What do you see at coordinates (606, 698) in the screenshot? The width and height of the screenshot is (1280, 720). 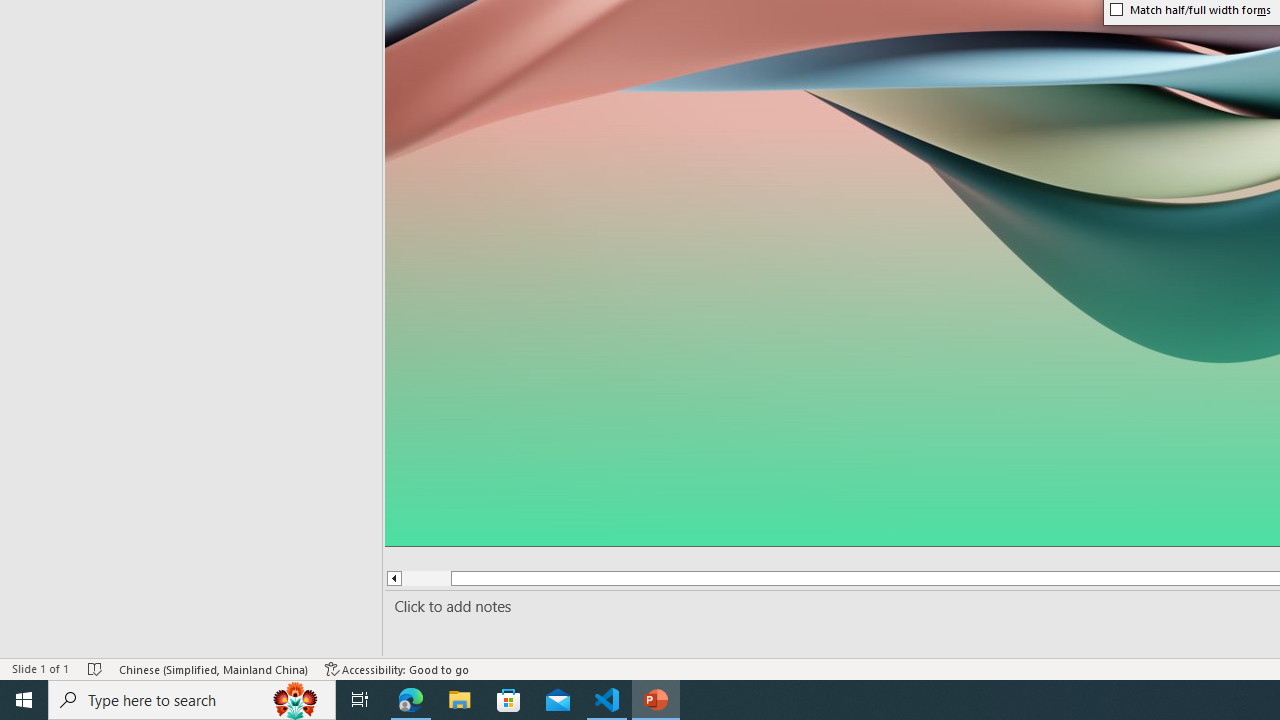 I see `'Visual Studio Code - 1 running window'` at bounding box center [606, 698].